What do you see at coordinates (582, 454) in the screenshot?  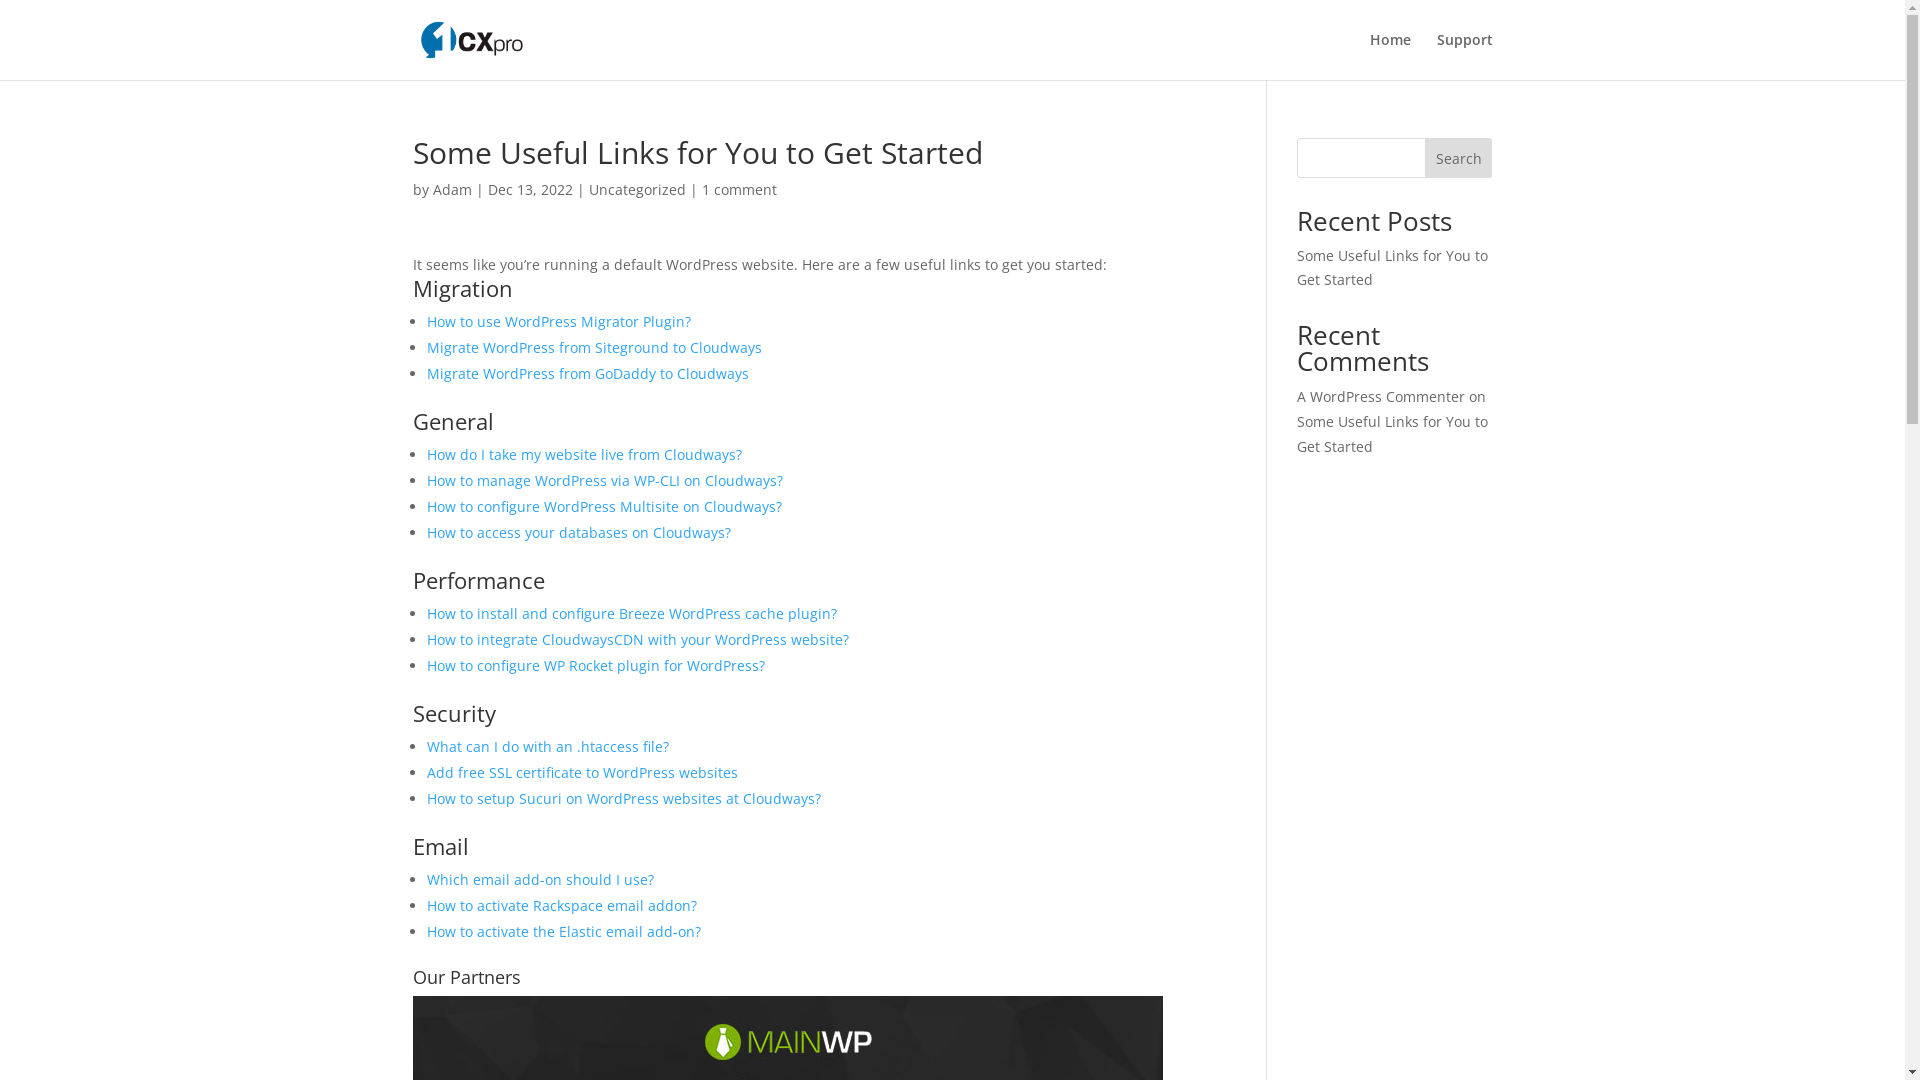 I see `'How do I take my website live from Cloudways?'` at bounding box center [582, 454].